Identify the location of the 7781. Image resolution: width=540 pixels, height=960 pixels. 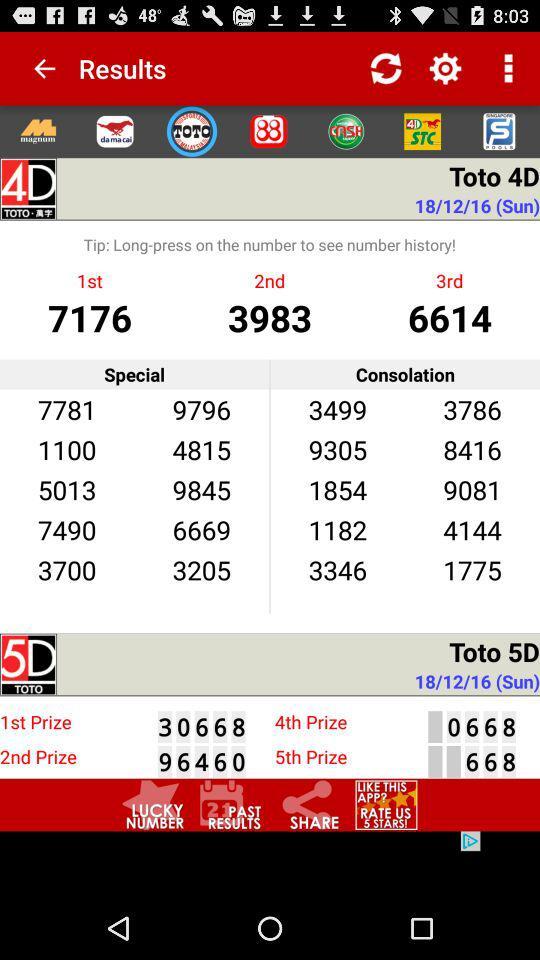
(67, 408).